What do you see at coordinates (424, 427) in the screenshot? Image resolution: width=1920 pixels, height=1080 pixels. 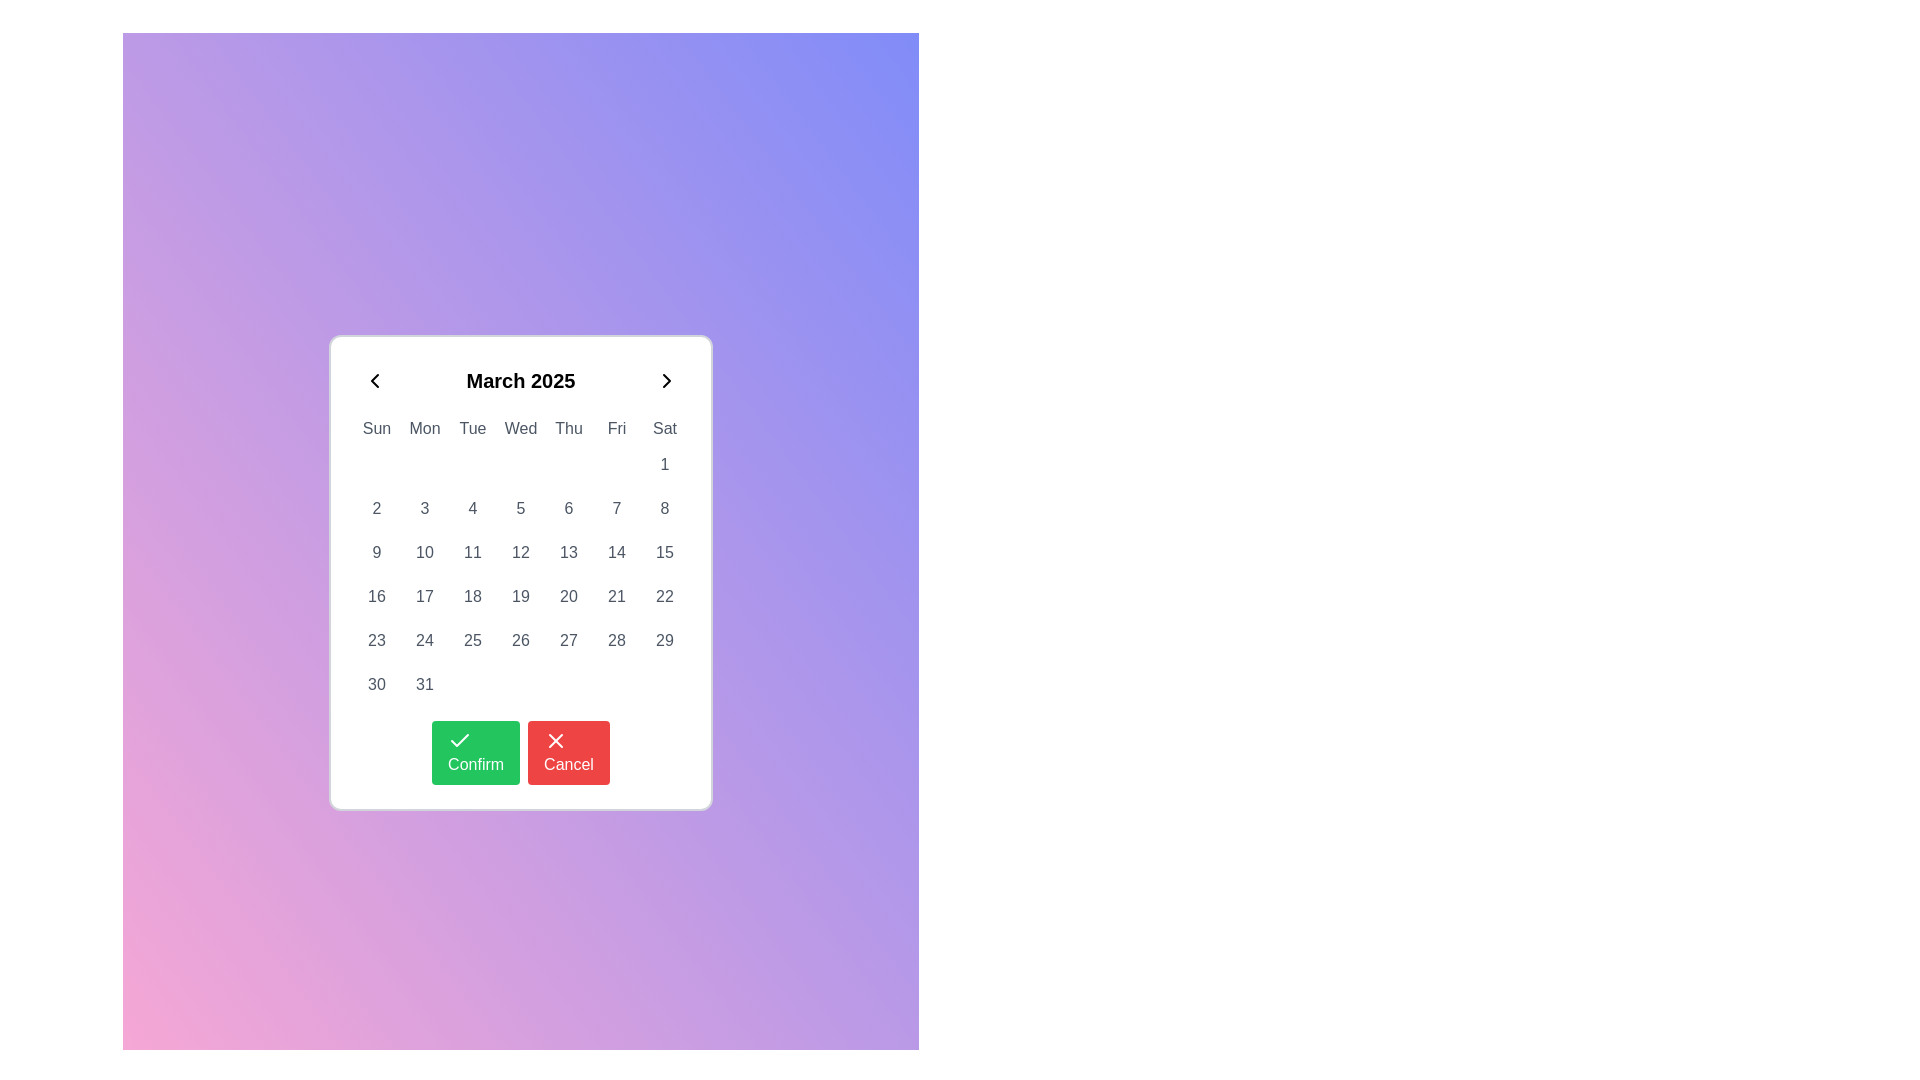 I see `the text label 'Mon', which is the second item in a row of days of the week in a calendar interface` at bounding box center [424, 427].